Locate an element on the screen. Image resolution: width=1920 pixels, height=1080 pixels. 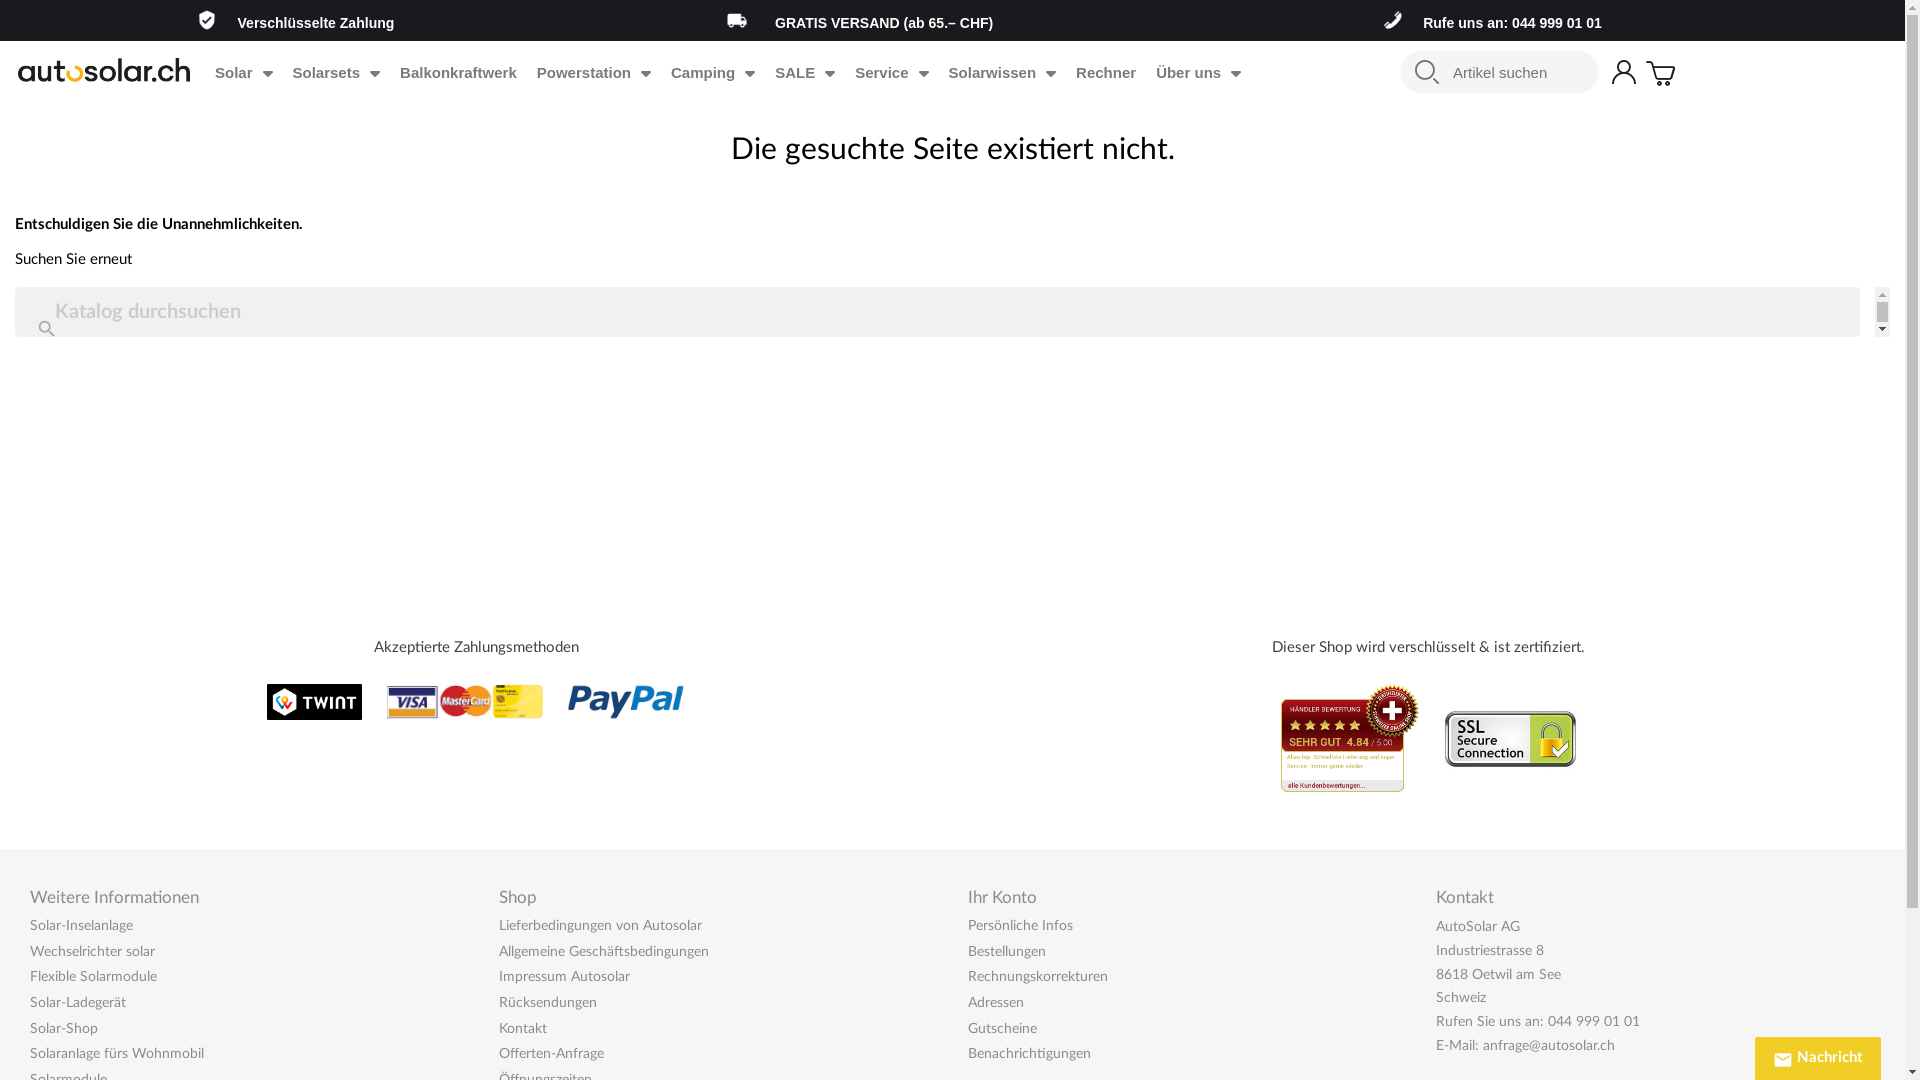
'Benachrichtigungen' is located at coordinates (1029, 1052).